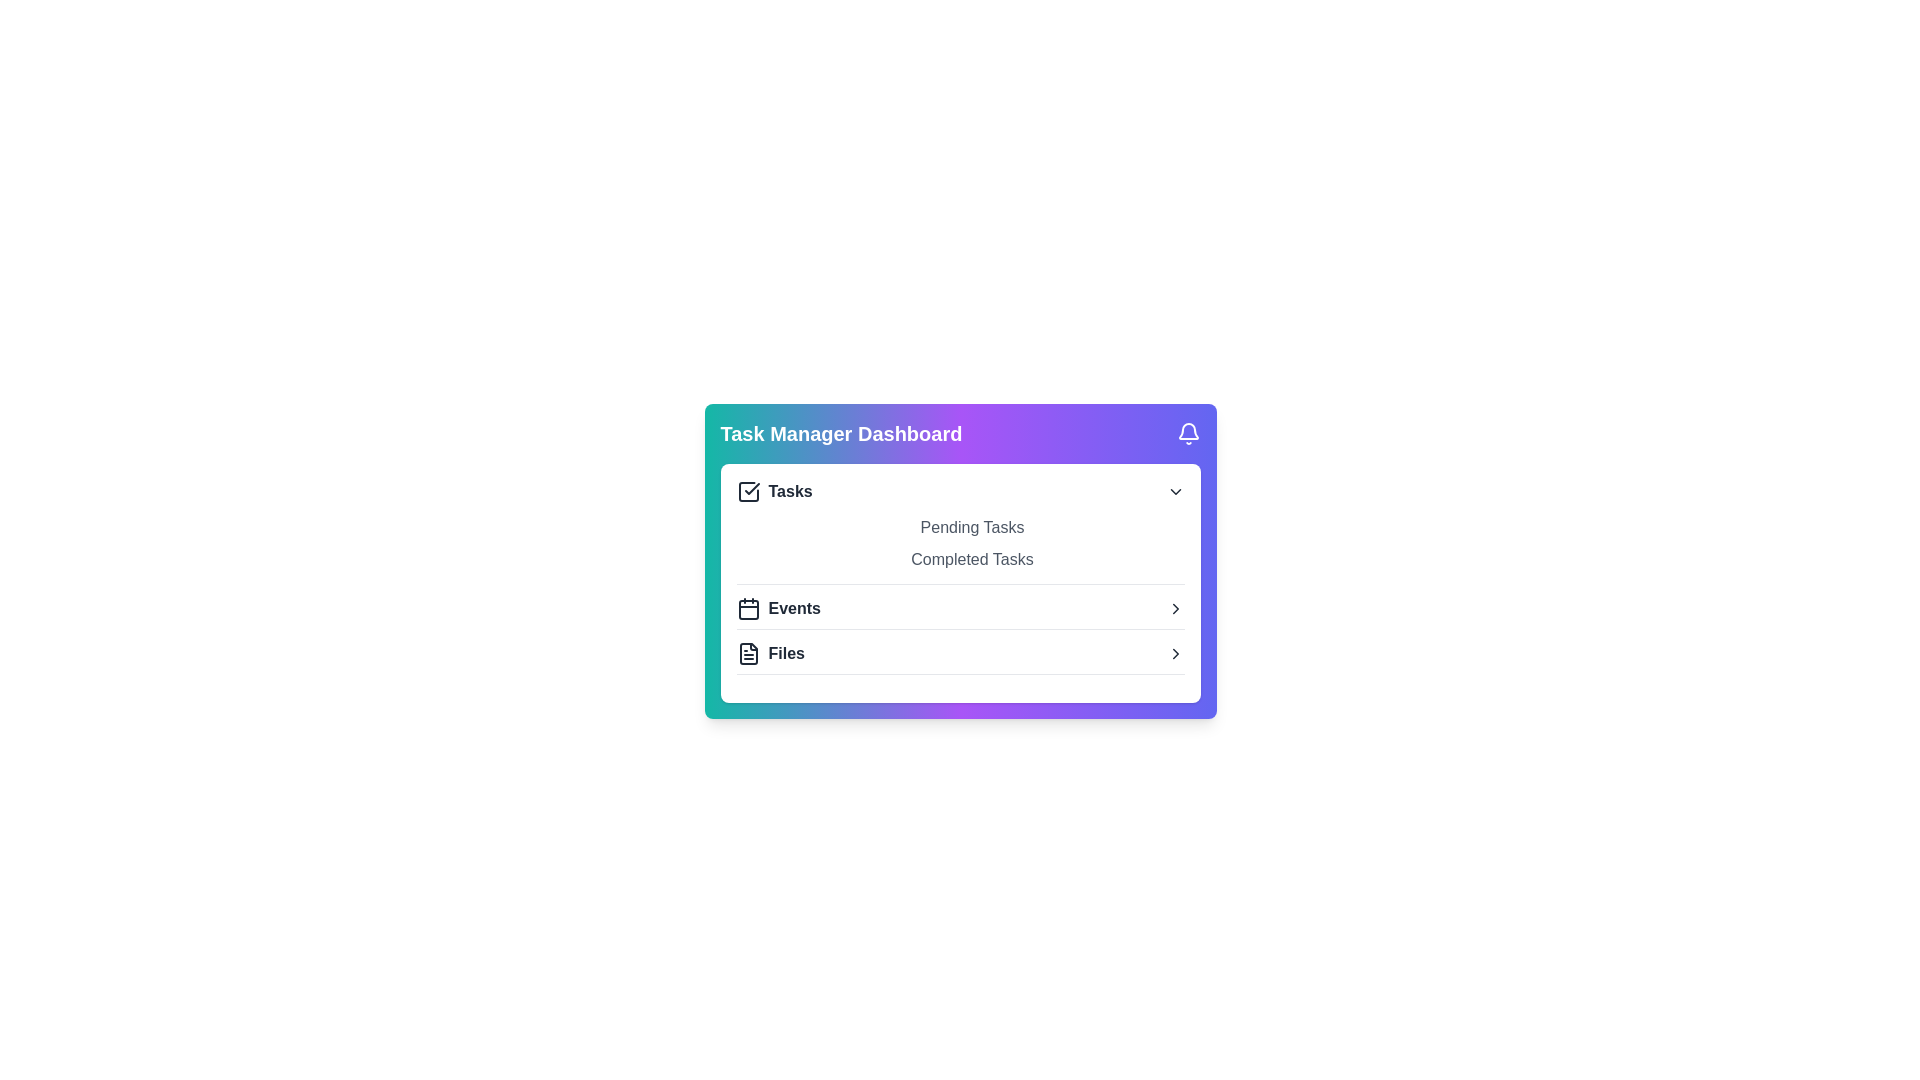  Describe the element at coordinates (1175, 492) in the screenshot. I see `the downward-pointing chevron icon next to the 'Tasks' label` at that location.